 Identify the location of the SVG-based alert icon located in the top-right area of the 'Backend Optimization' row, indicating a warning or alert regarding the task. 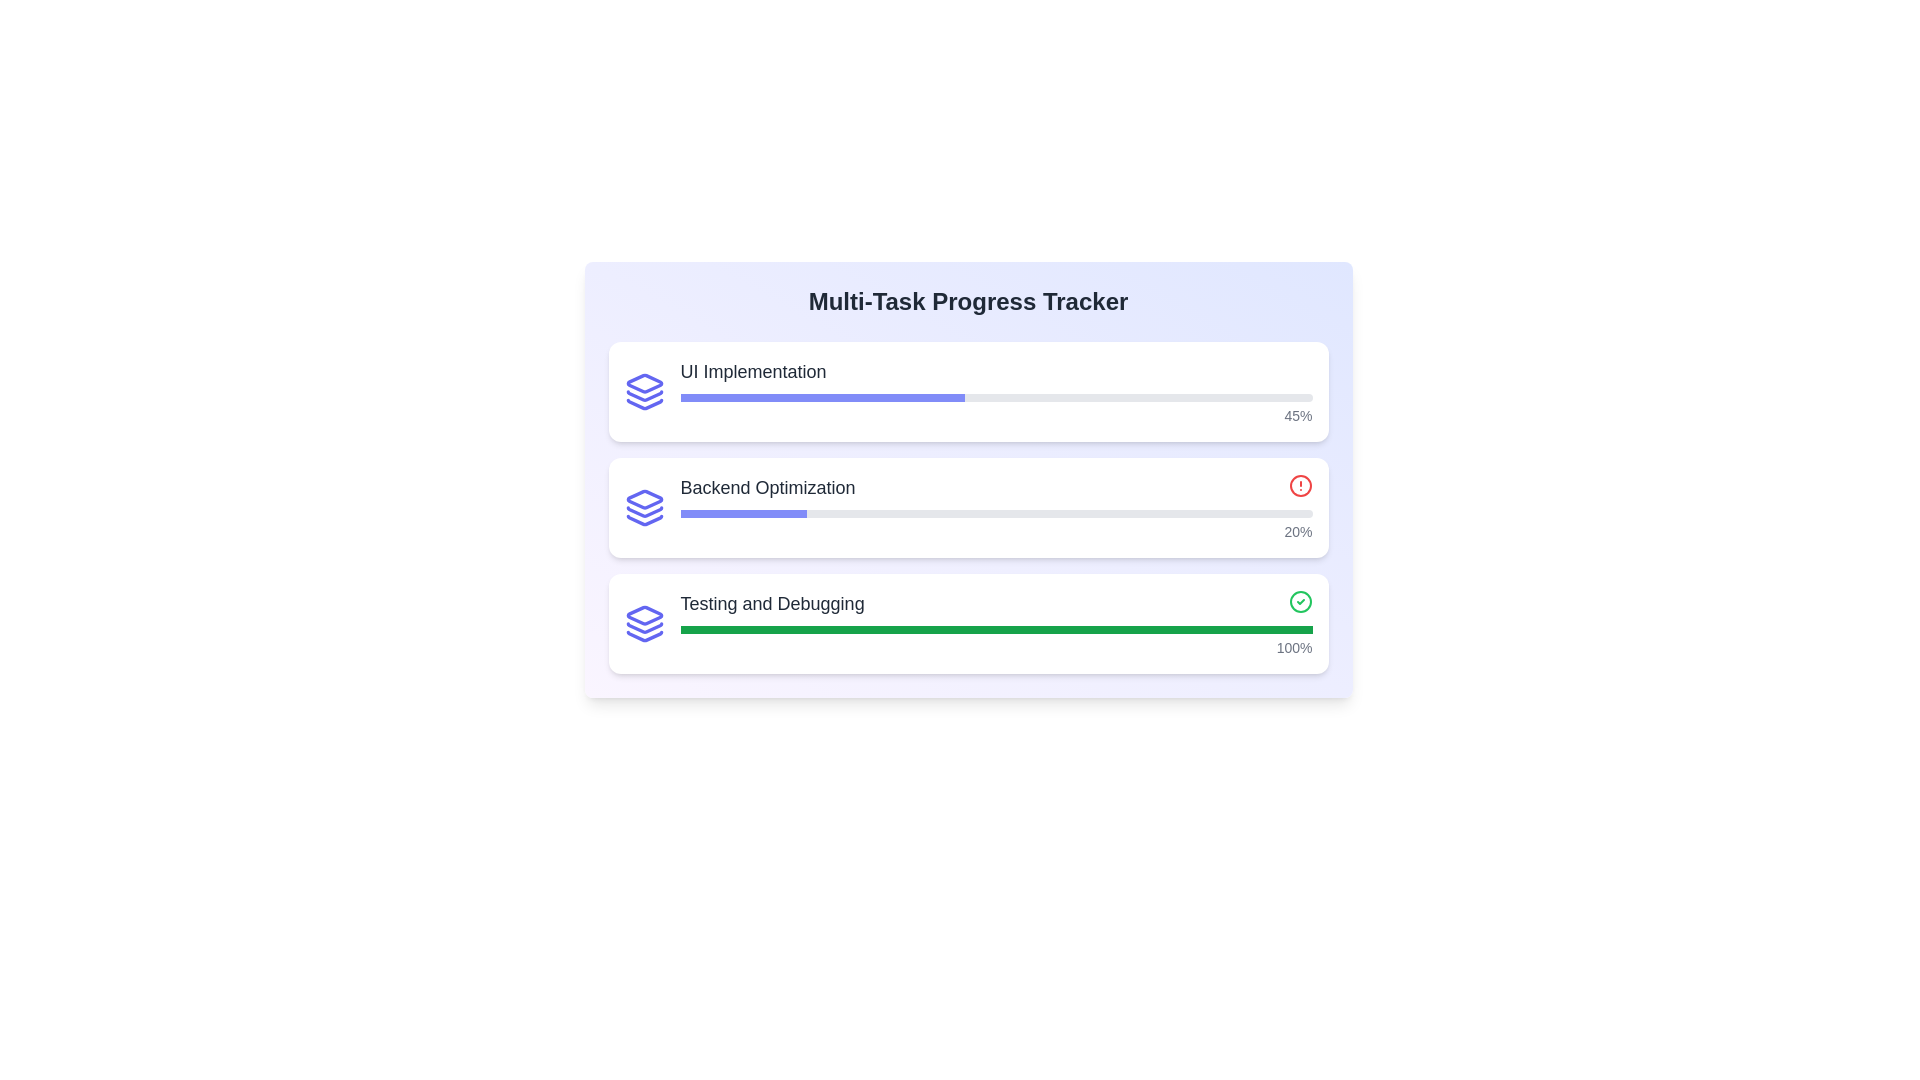
(1300, 488).